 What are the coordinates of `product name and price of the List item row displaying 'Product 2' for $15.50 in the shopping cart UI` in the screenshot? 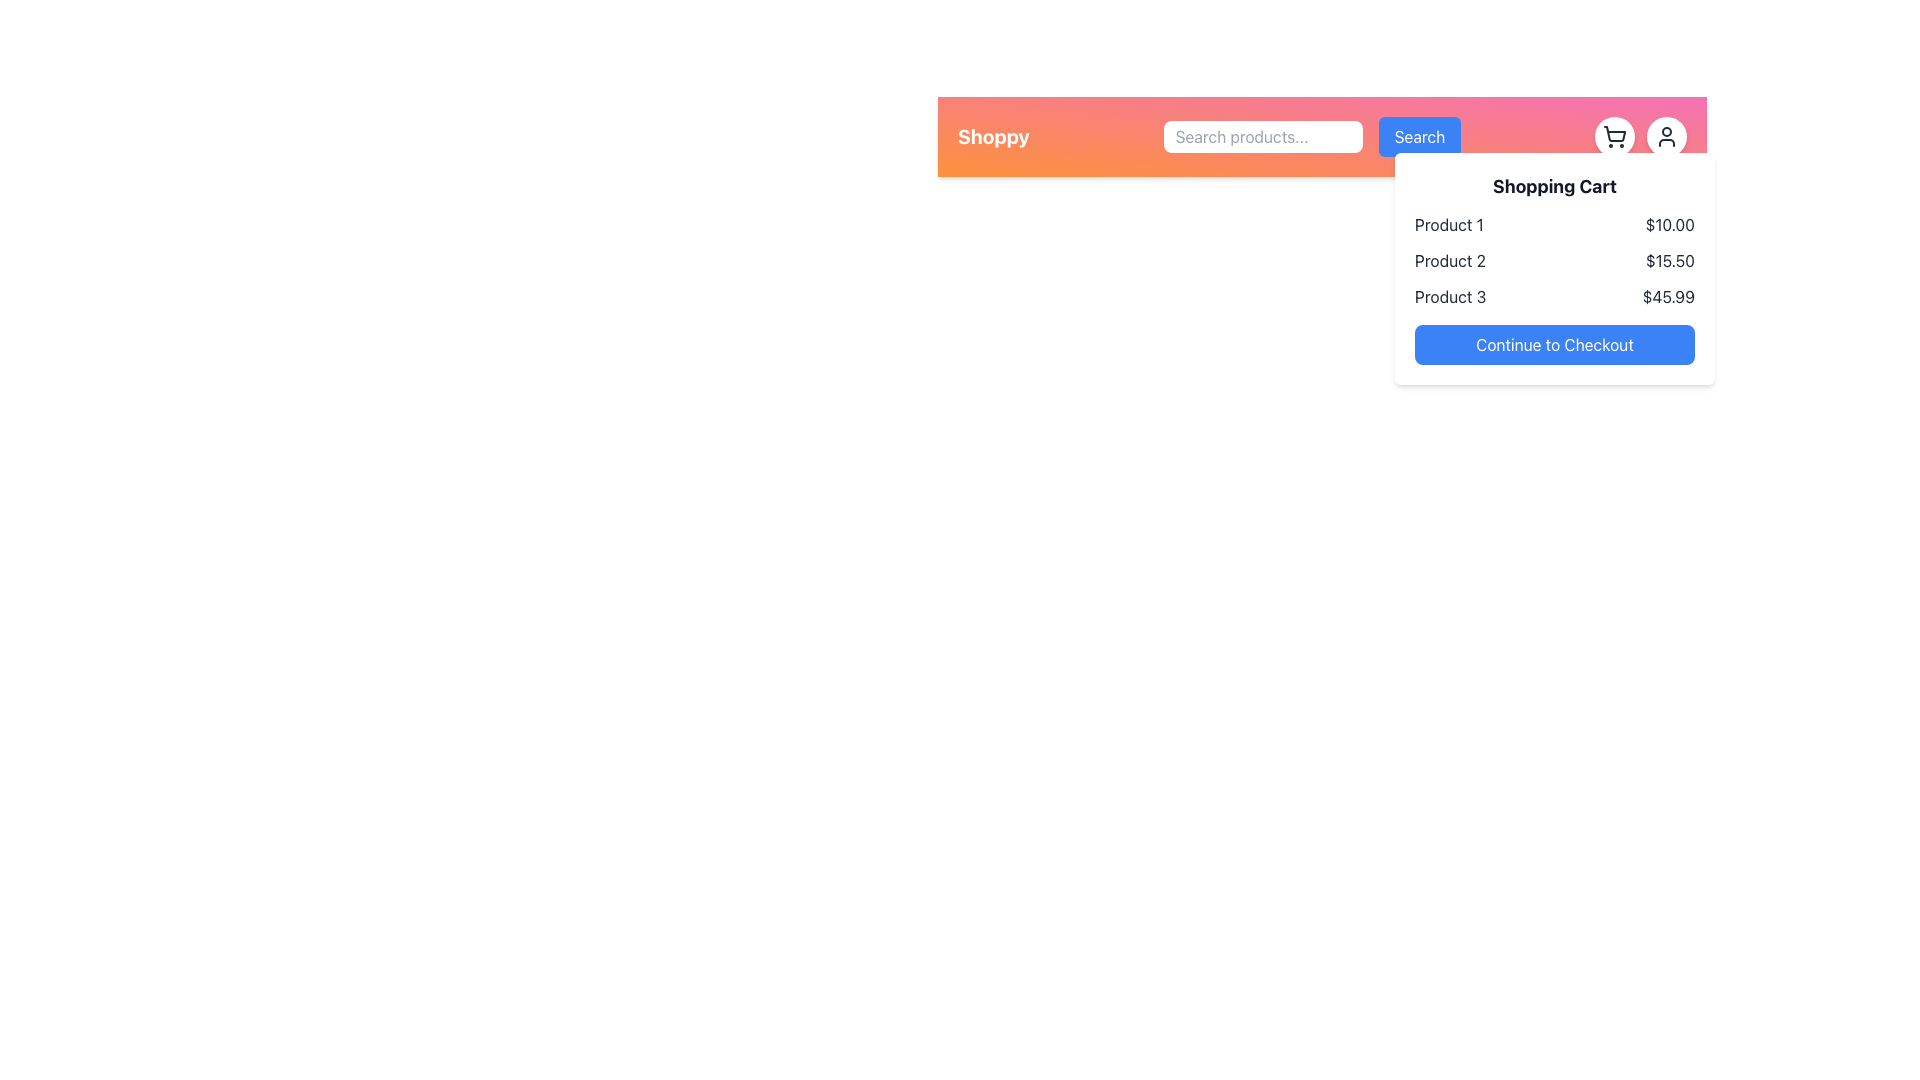 It's located at (1554, 260).